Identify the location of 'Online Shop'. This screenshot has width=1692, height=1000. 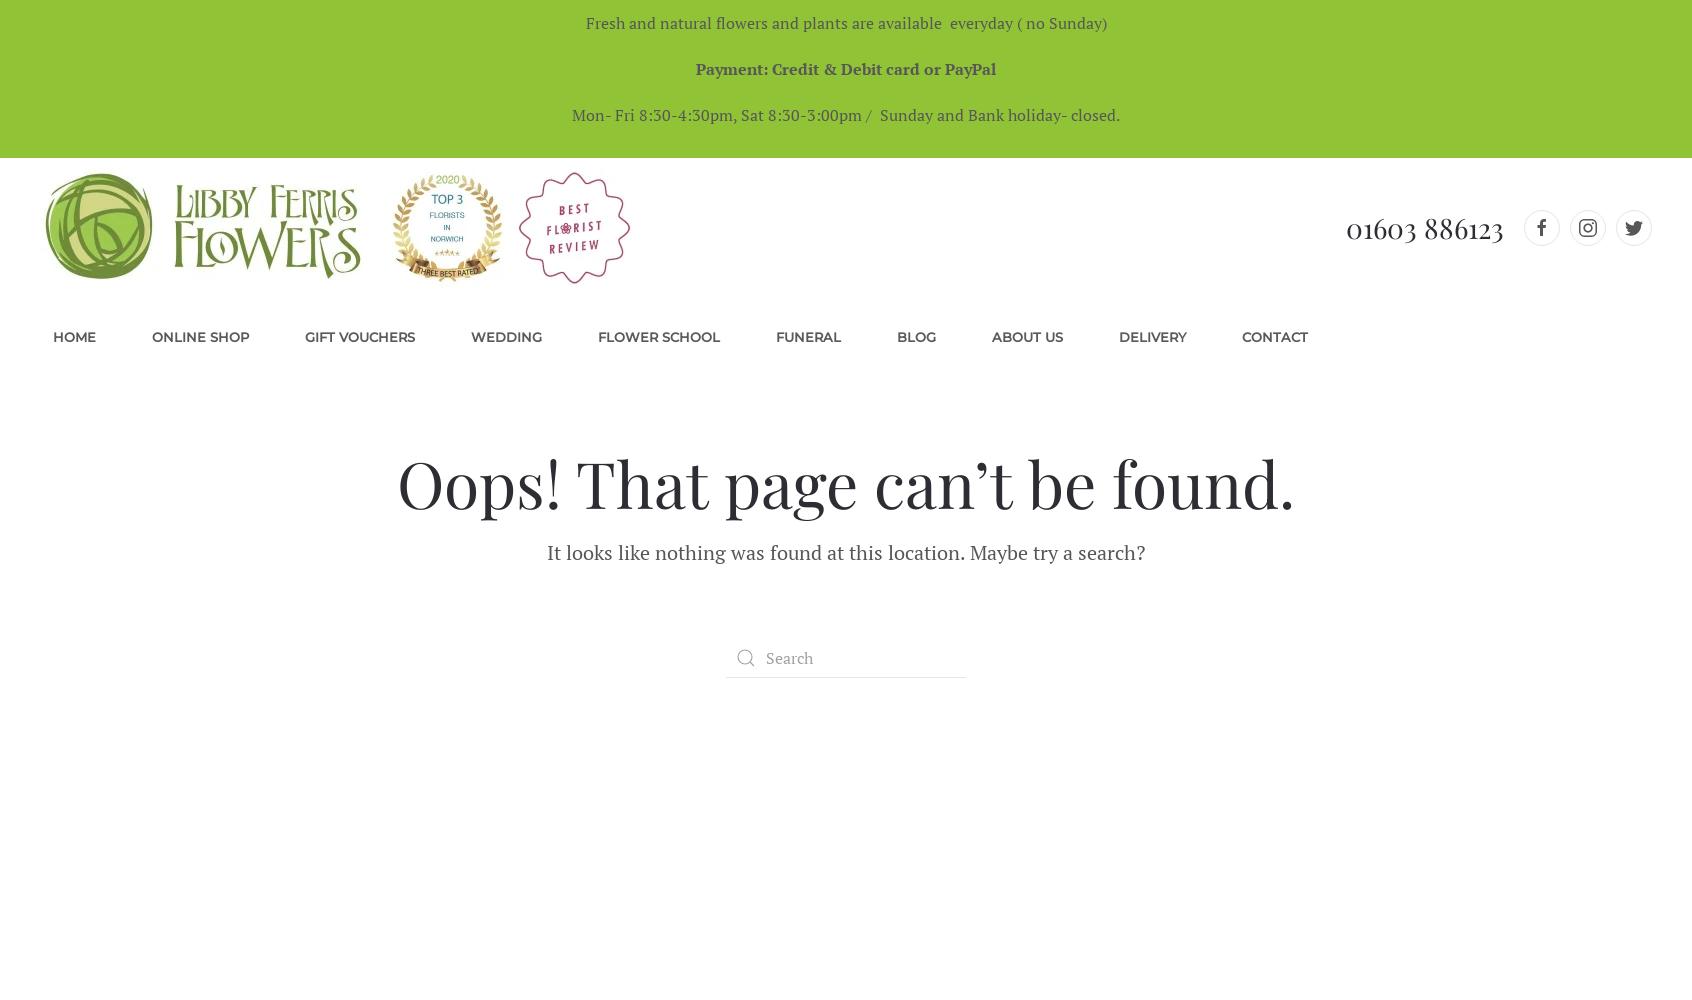
(150, 336).